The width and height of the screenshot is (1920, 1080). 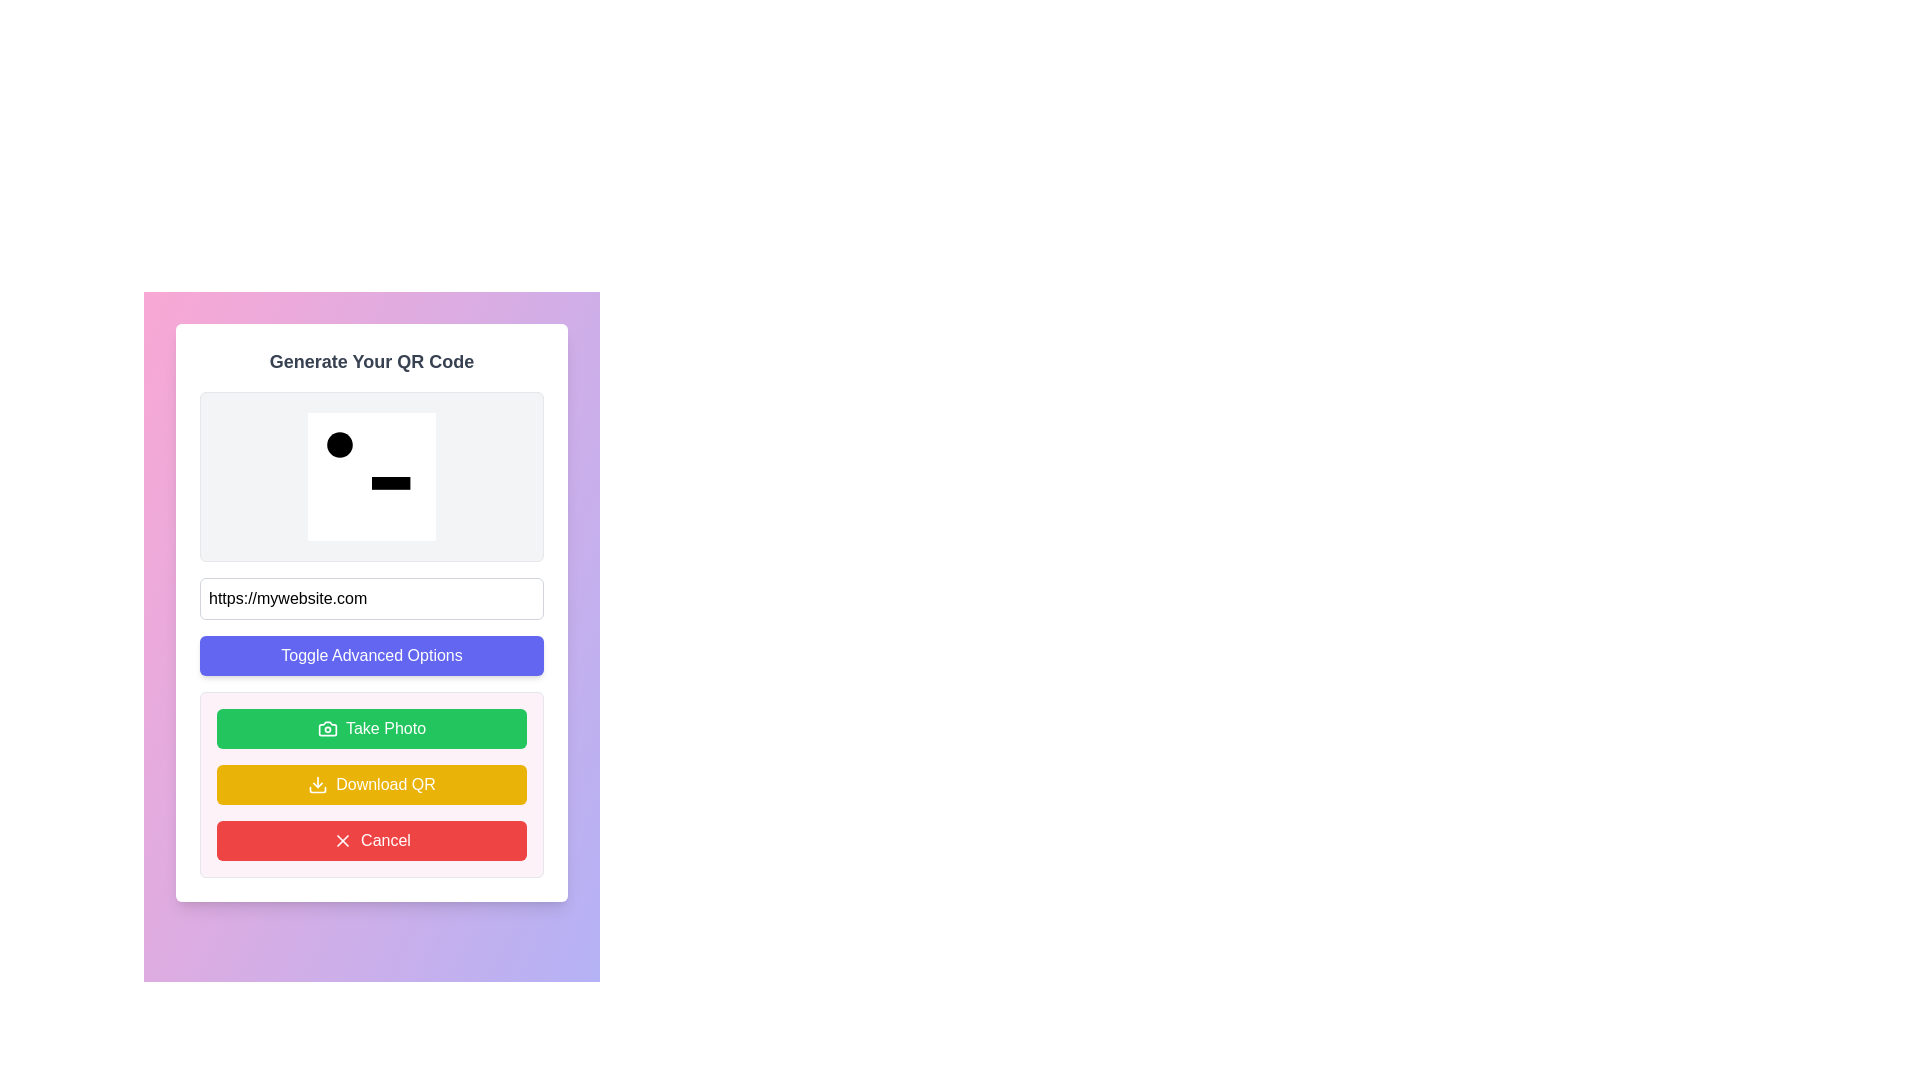 I want to click on the 'Take Photo' button, which is a green rounded rectangular button with a camera icon and white text, to observe the hover effect, so click(x=372, y=729).